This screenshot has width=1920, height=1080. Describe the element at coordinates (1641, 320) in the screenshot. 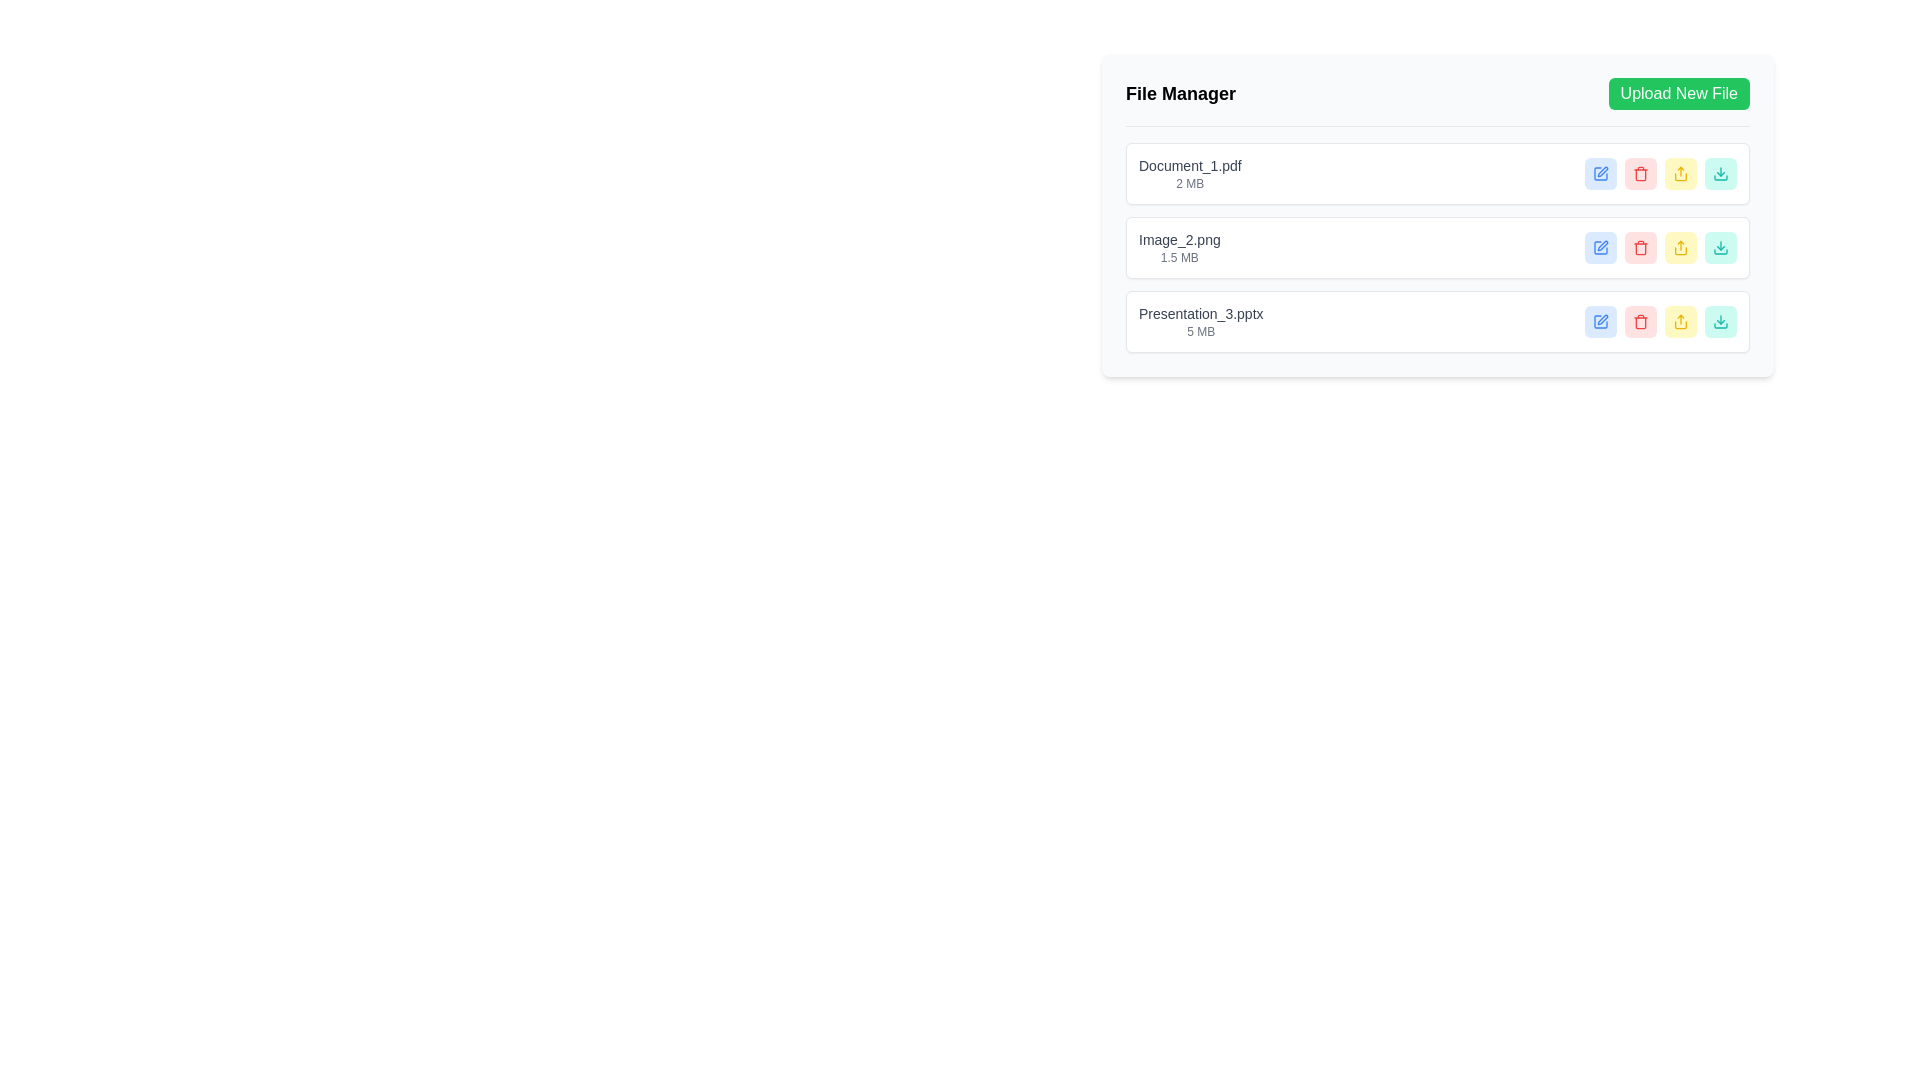

I see `the delete button with a red background and a trashcan icon, which is the third button in a horizontal group of action buttons located to the right of 'Presentation_3.pptx'` at that location.